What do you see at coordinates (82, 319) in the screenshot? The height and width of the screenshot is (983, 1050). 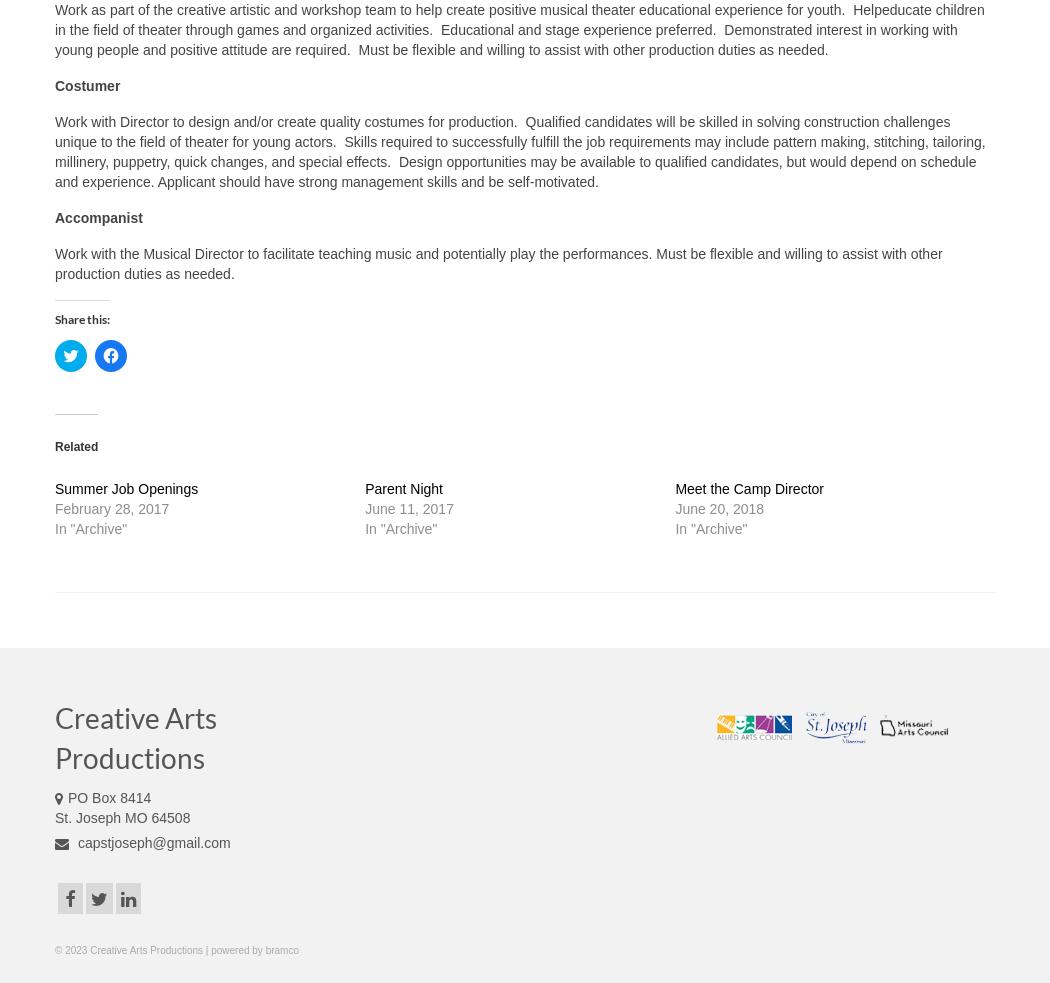 I see `'Share this:'` at bounding box center [82, 319].